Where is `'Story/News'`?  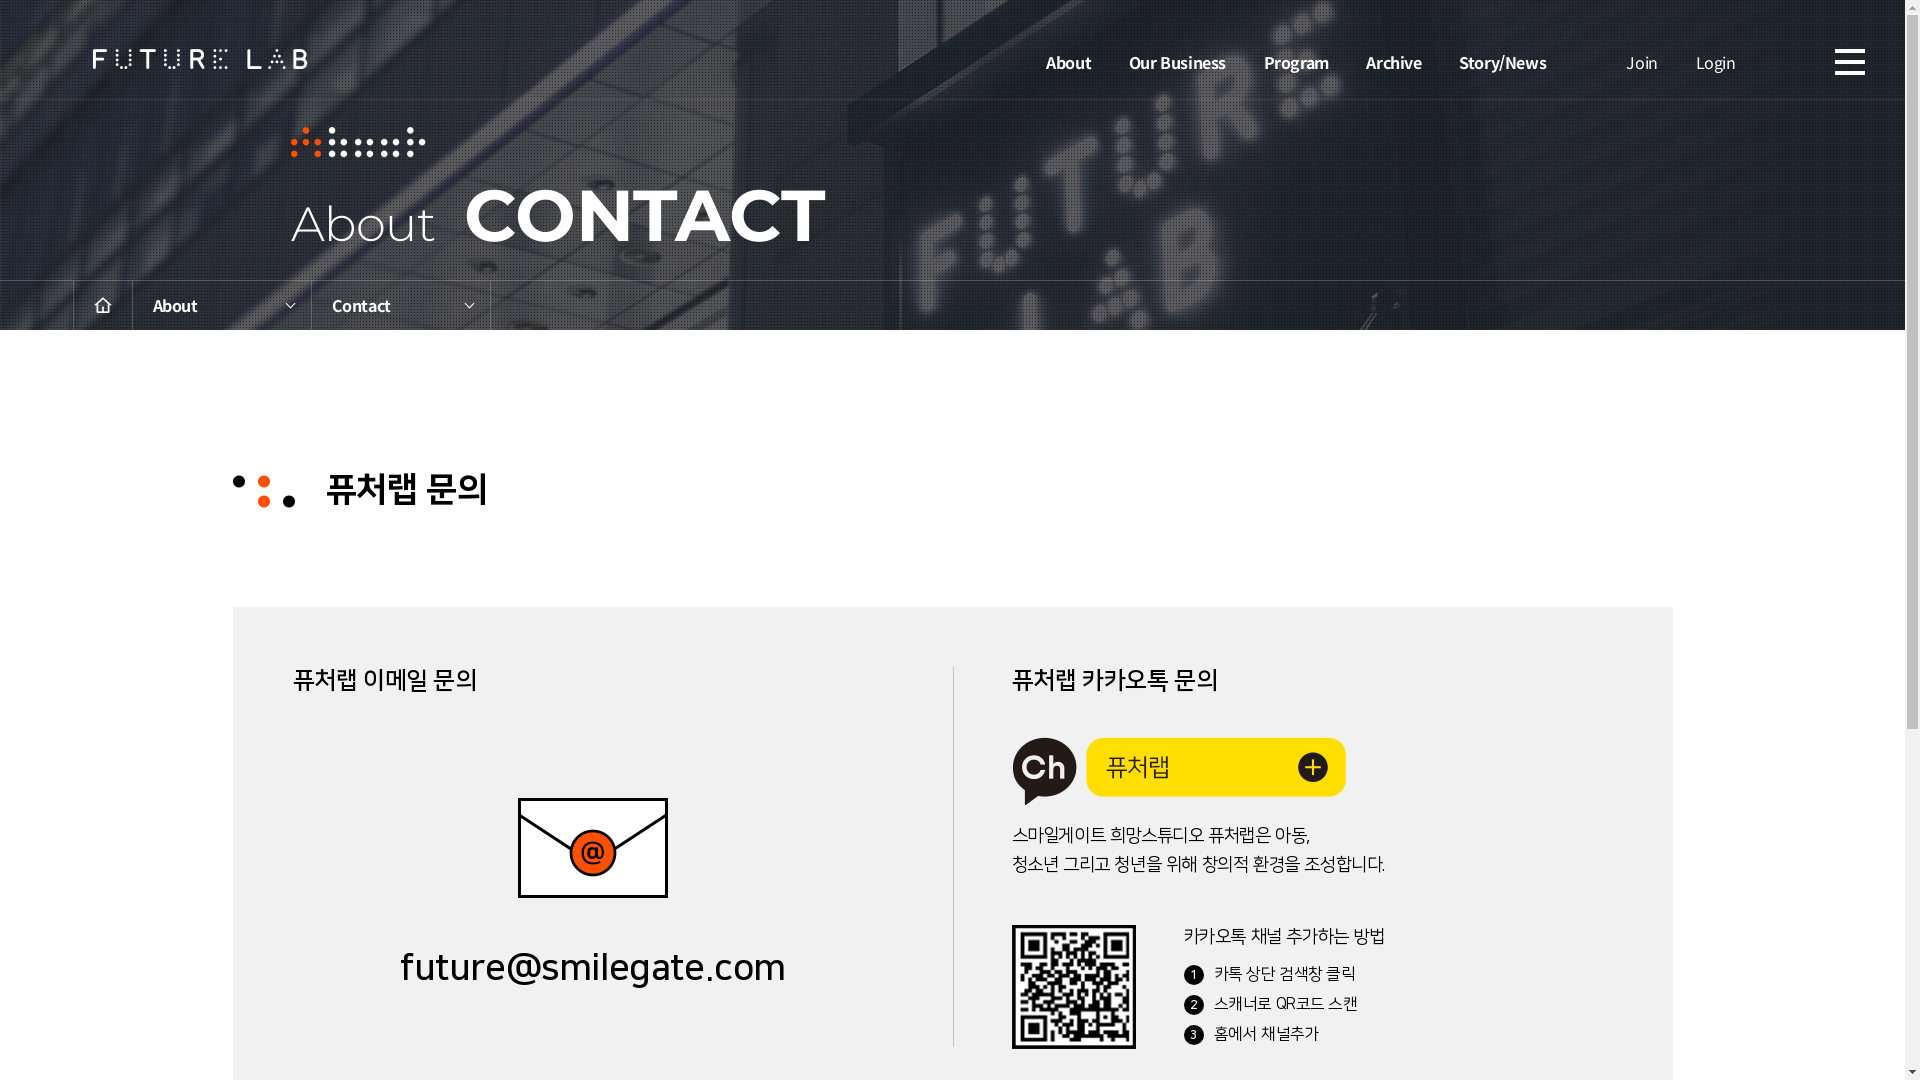
'Story/News' is located at coordinates (1502, 60).